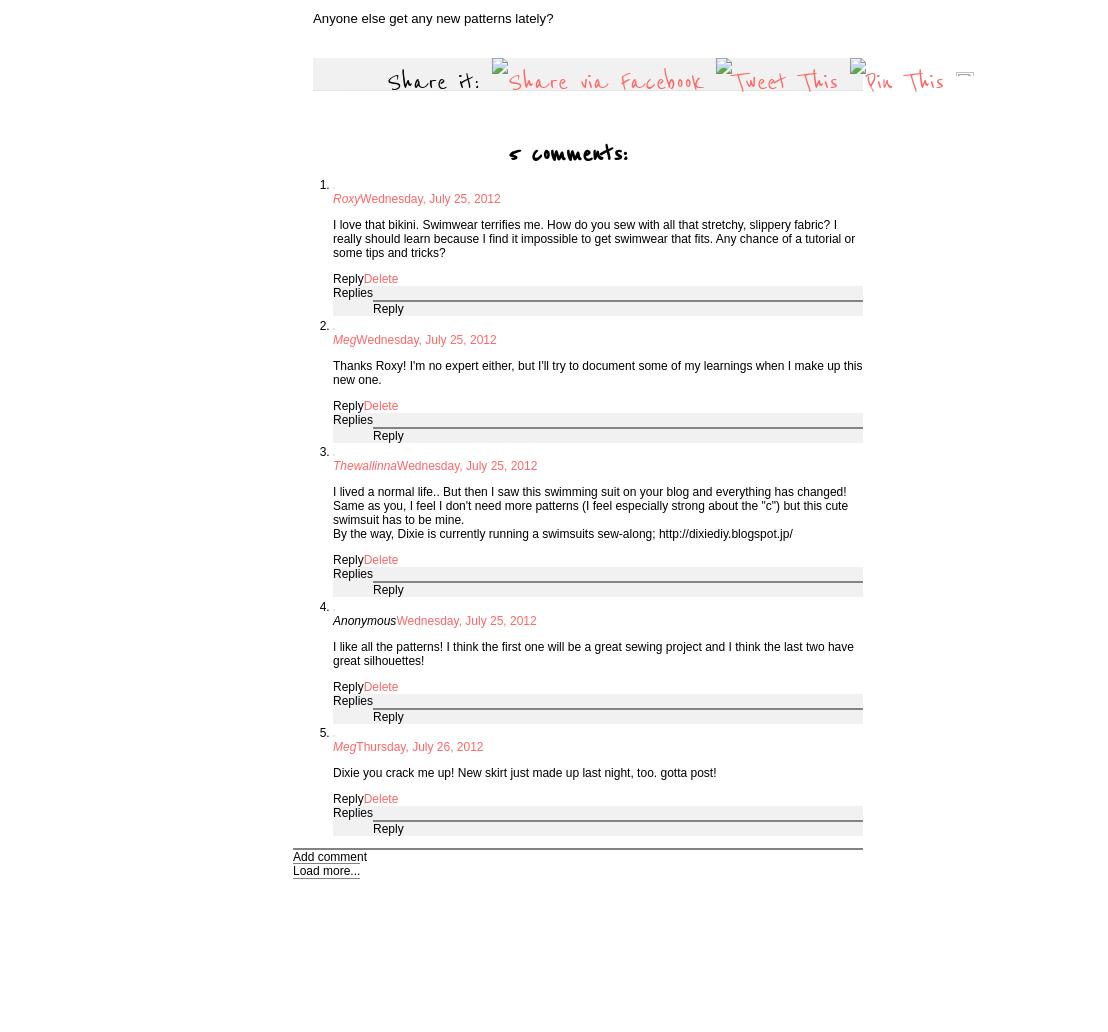  What do you see at coordinates (567, 152) in the screenshot?
I see `'5 comments:'` at bounding box center [567, 152].